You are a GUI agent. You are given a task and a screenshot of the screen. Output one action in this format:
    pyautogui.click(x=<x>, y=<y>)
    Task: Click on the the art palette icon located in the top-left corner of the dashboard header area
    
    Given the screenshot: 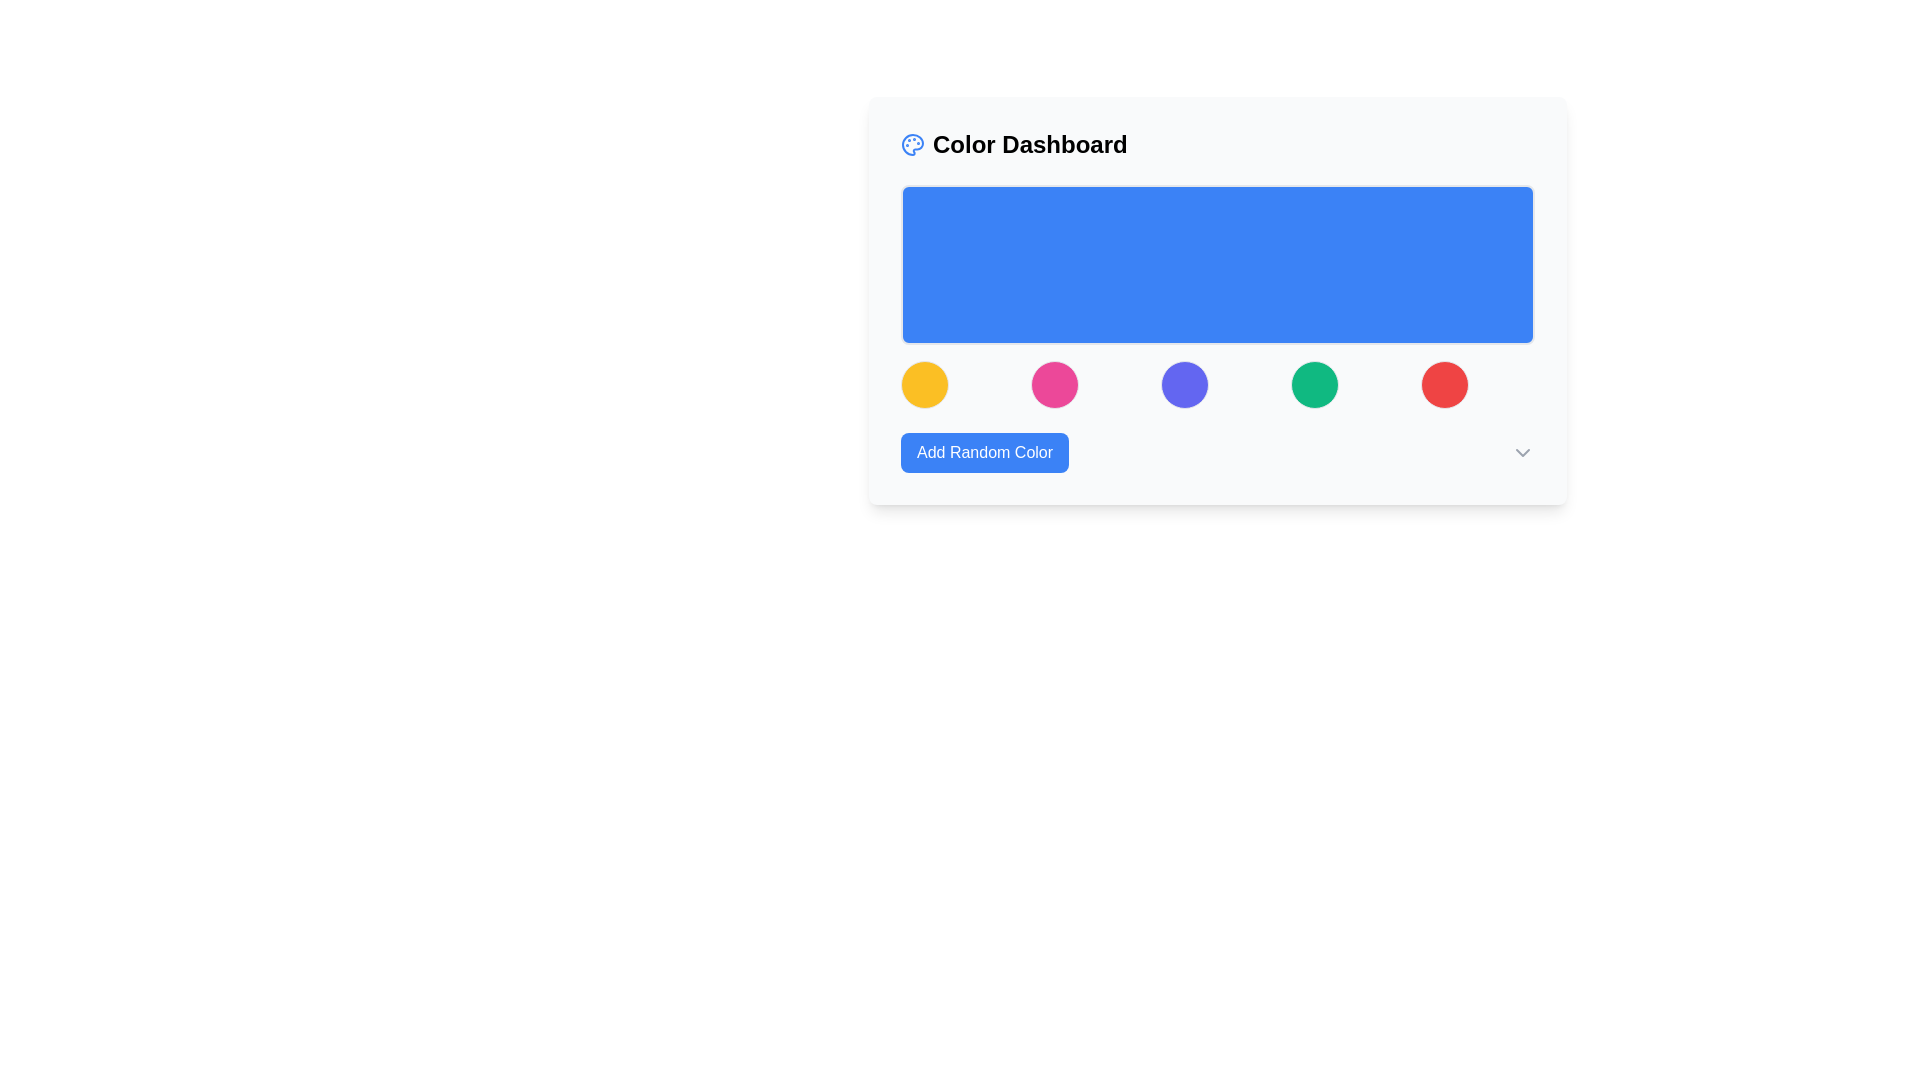 What is the action you would take?
    pyautogui.click(x=911, y=144)
    